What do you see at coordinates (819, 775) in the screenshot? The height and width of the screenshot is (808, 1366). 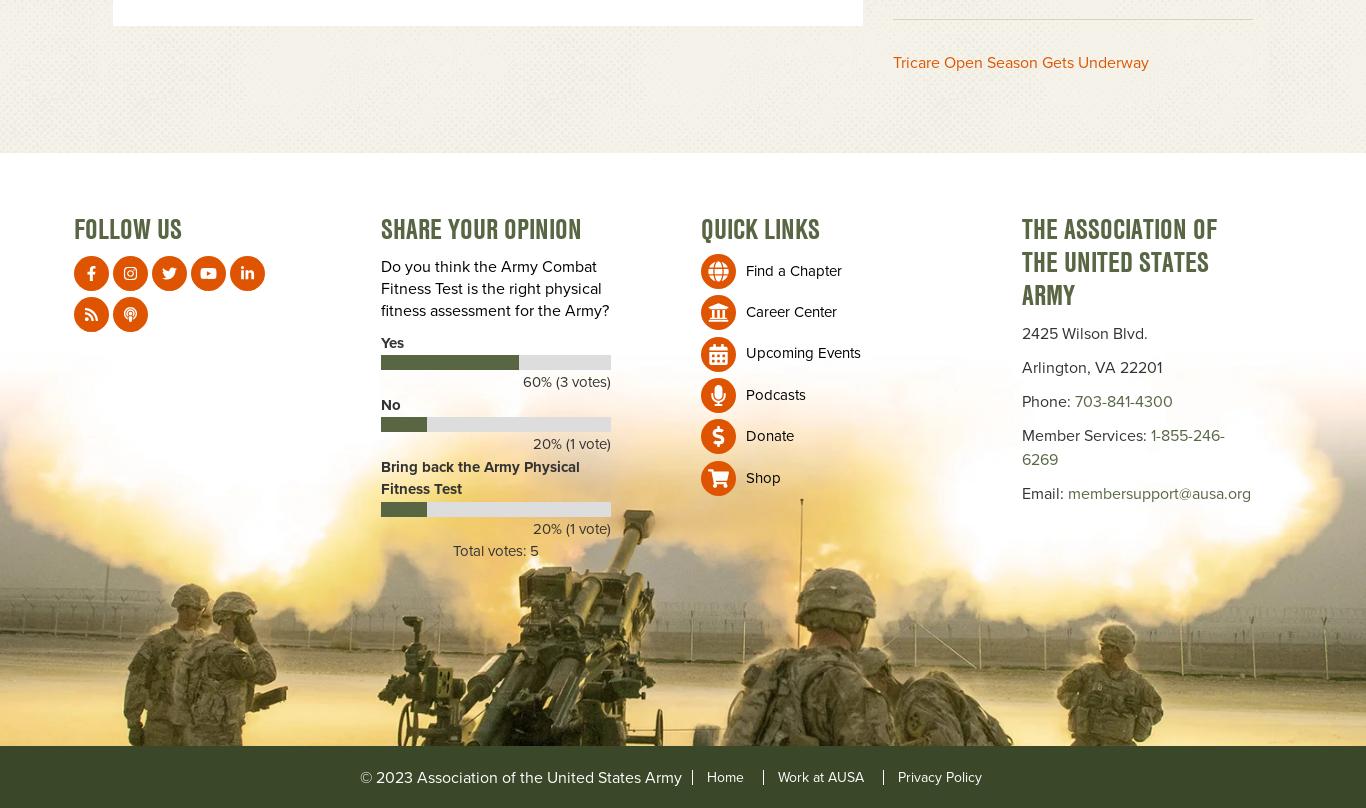 I see `'Work at AUSA'` at bounding box center [819, 775].